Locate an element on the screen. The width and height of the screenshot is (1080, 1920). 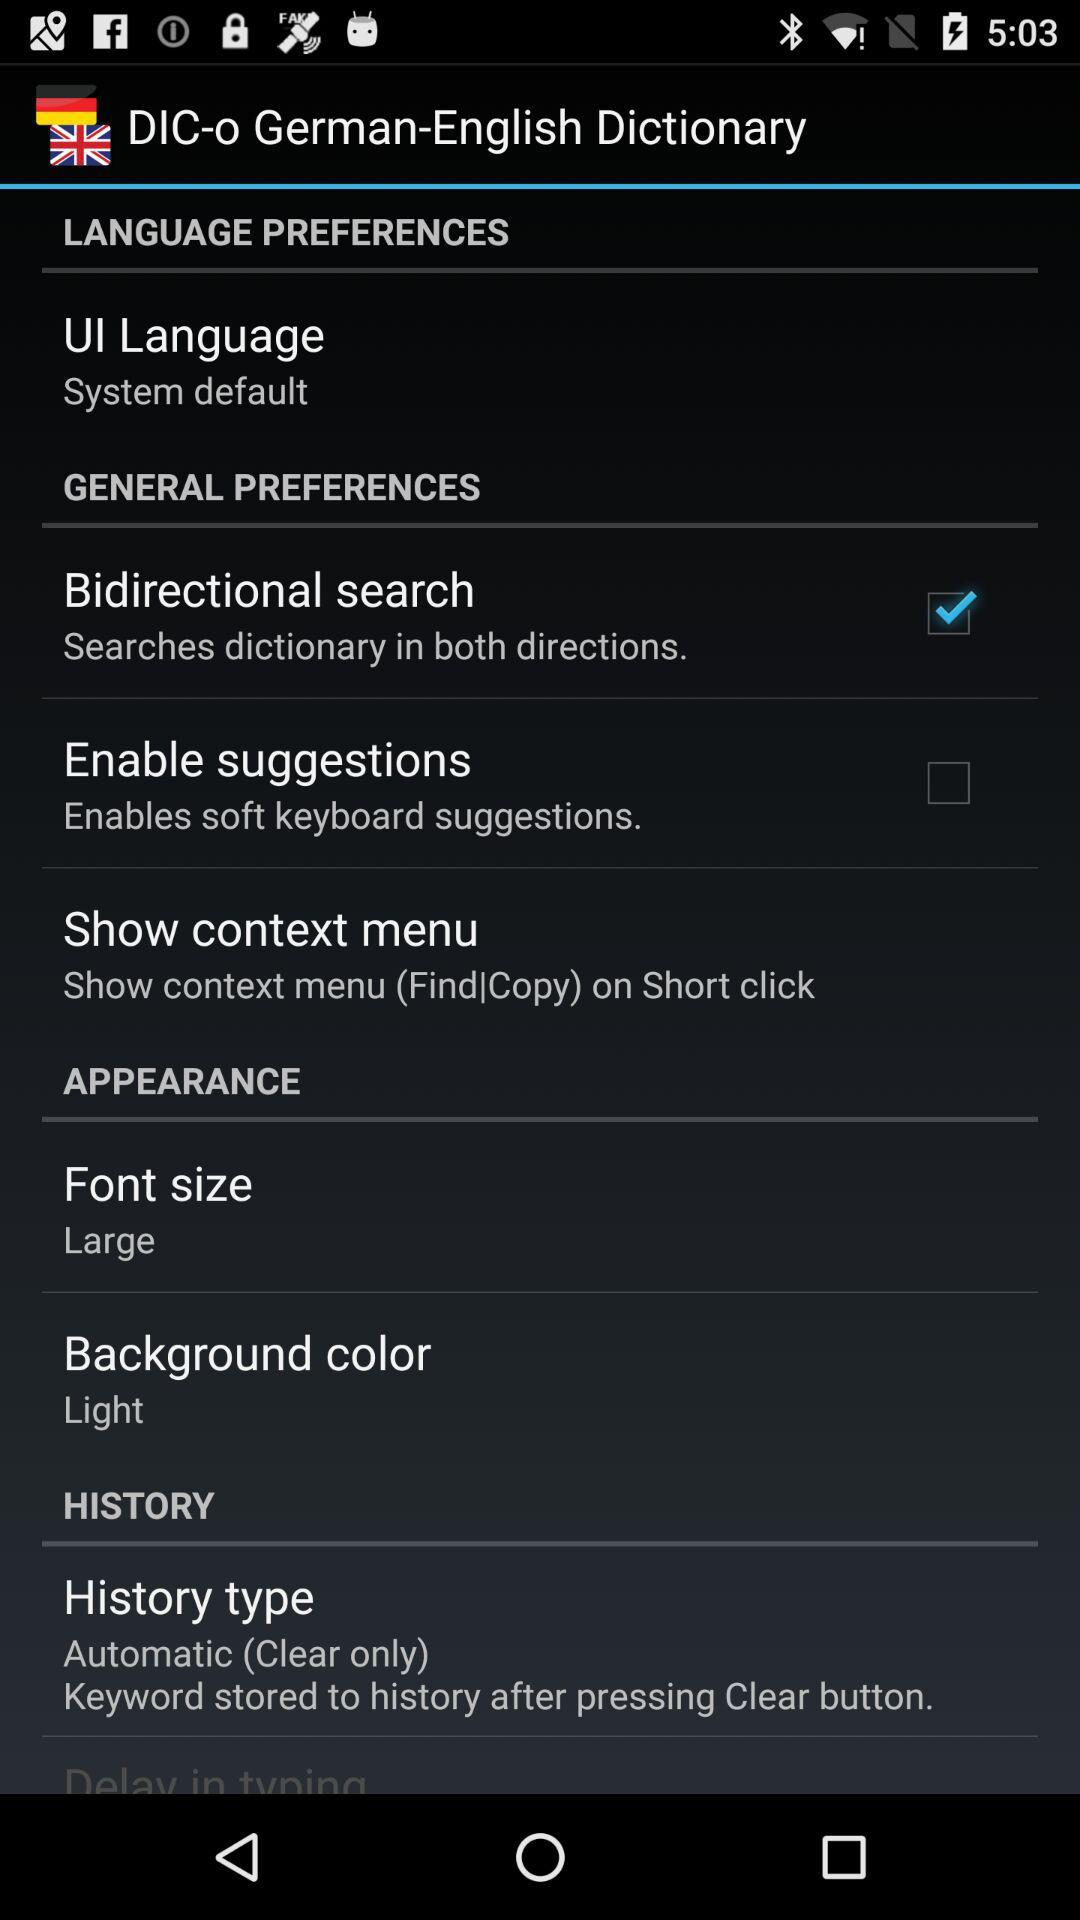
the item below language preferences app is located at coordinates (193, 333).